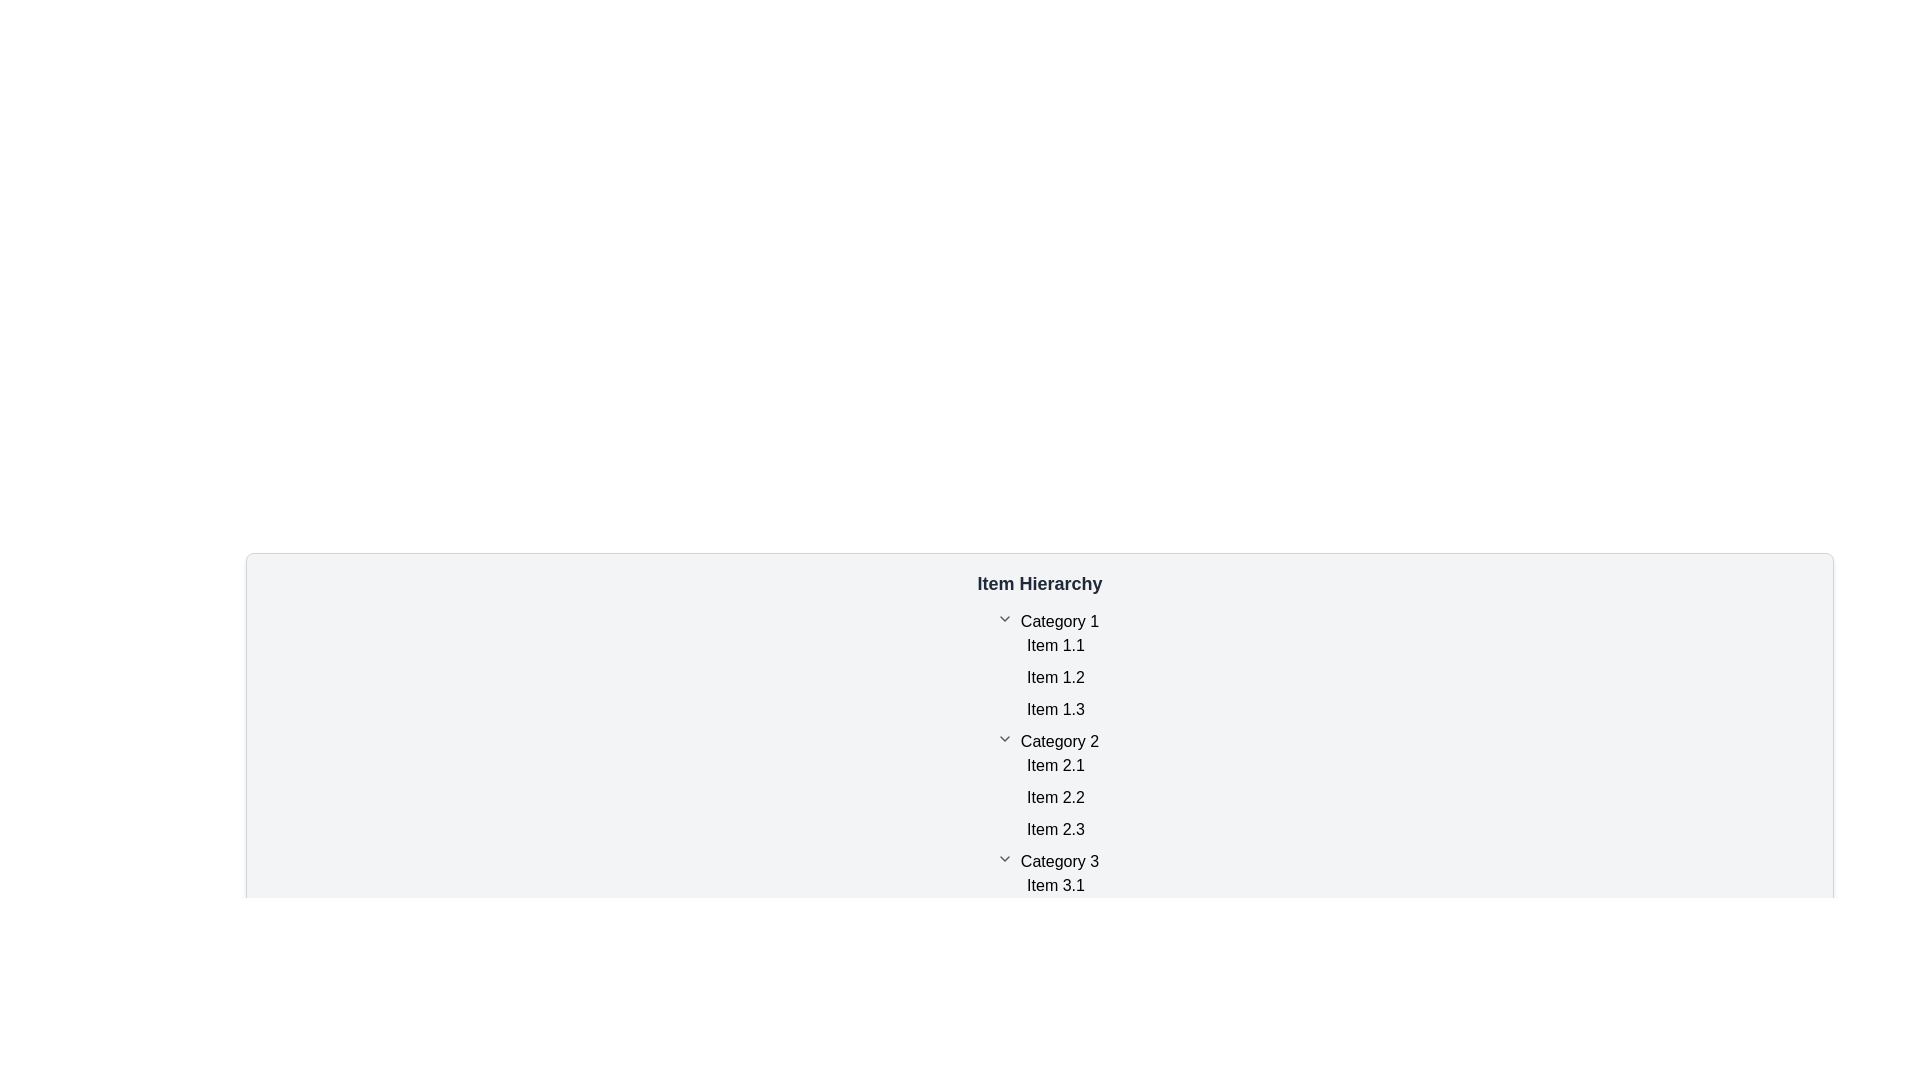  I want to click on the Text Display that shows the first item under the heading 'Category 3' in the vertical list layout, so click(1055, 885).